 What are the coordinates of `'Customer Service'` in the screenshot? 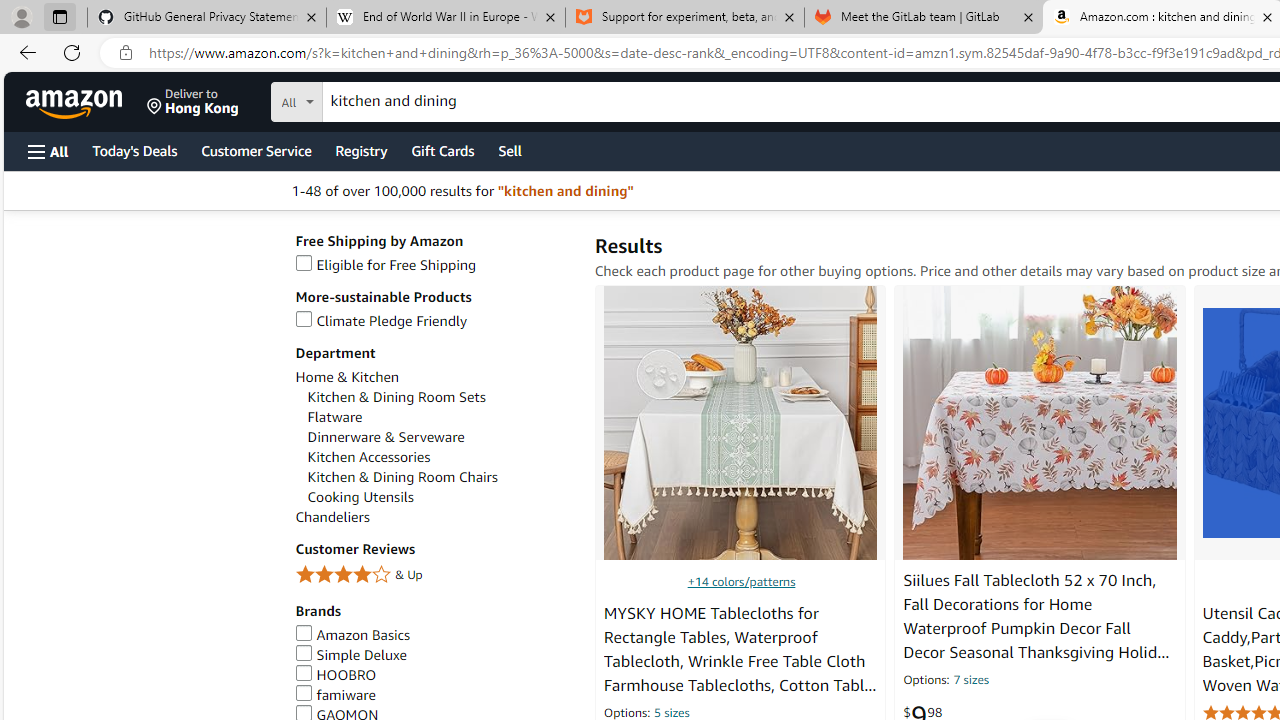 It's located at (255, 149).